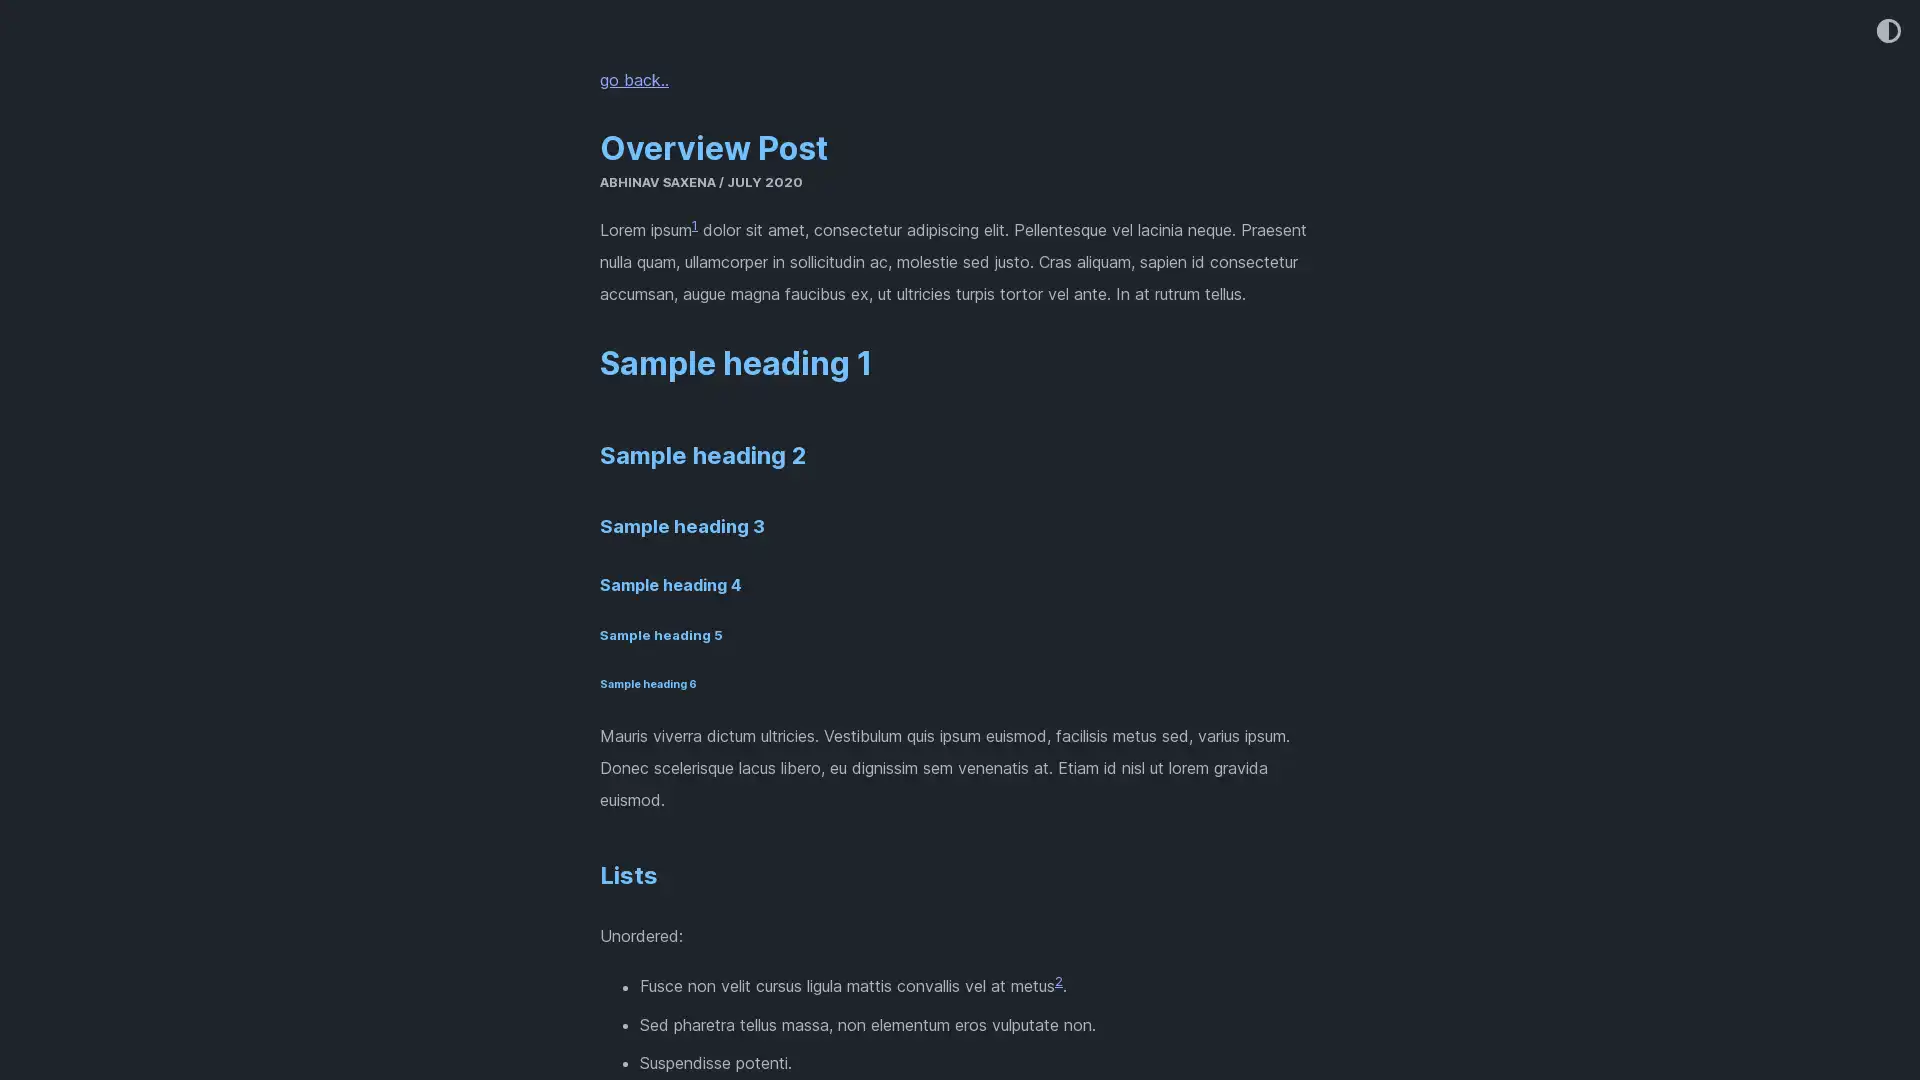 Image resolution: width=1920 pixels, height=1080 pixels. What do you see at coordinates (1886, 32) in the screenshot?
I see `Toggle Theme` at bounding box center [1886, 32].